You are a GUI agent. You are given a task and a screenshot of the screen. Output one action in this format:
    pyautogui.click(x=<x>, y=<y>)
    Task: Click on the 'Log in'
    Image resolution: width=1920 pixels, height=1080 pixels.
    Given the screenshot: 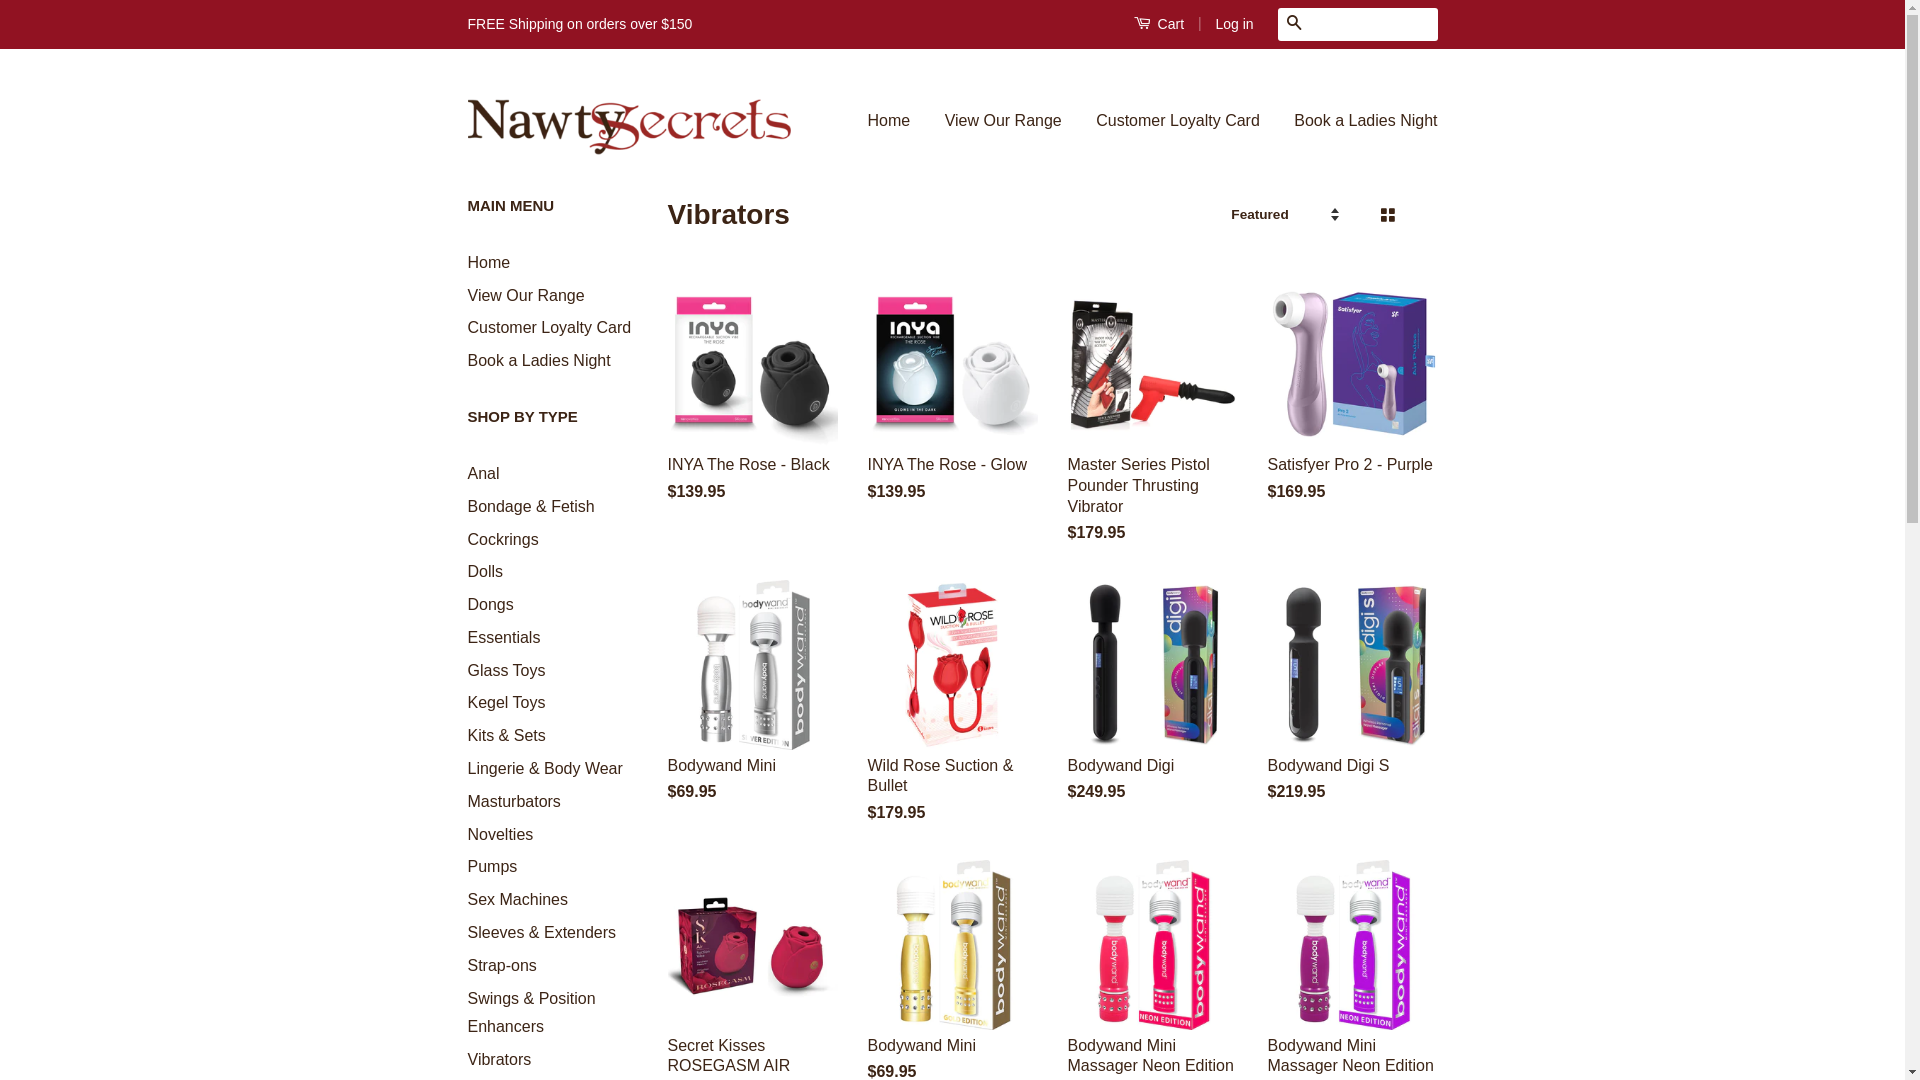 What is the action you would take?
    pyautogui.click(x=1232, y=23)
    